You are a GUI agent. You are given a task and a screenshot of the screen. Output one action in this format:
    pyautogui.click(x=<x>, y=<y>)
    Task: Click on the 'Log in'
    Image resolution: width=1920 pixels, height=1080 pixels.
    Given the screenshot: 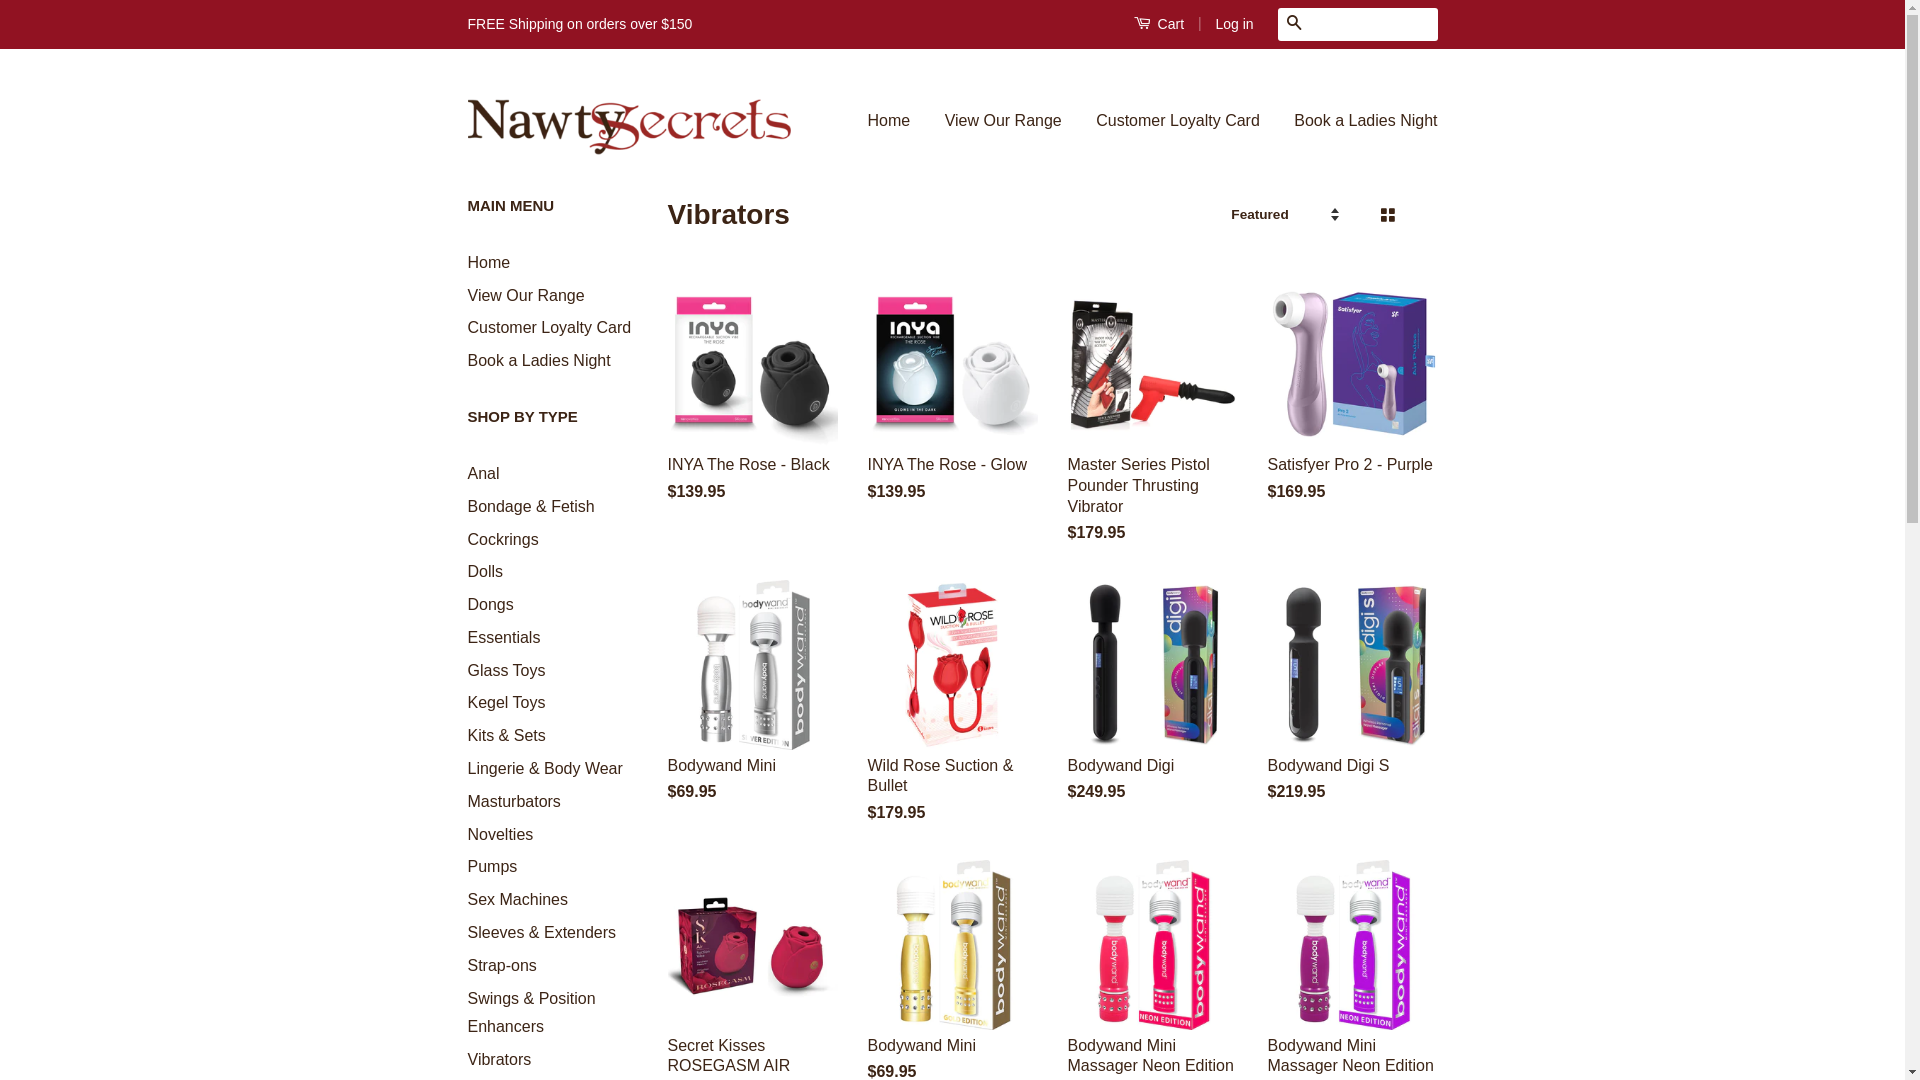 What is the action you would take?
    pyautogui.click(x=1232, y=23)
    